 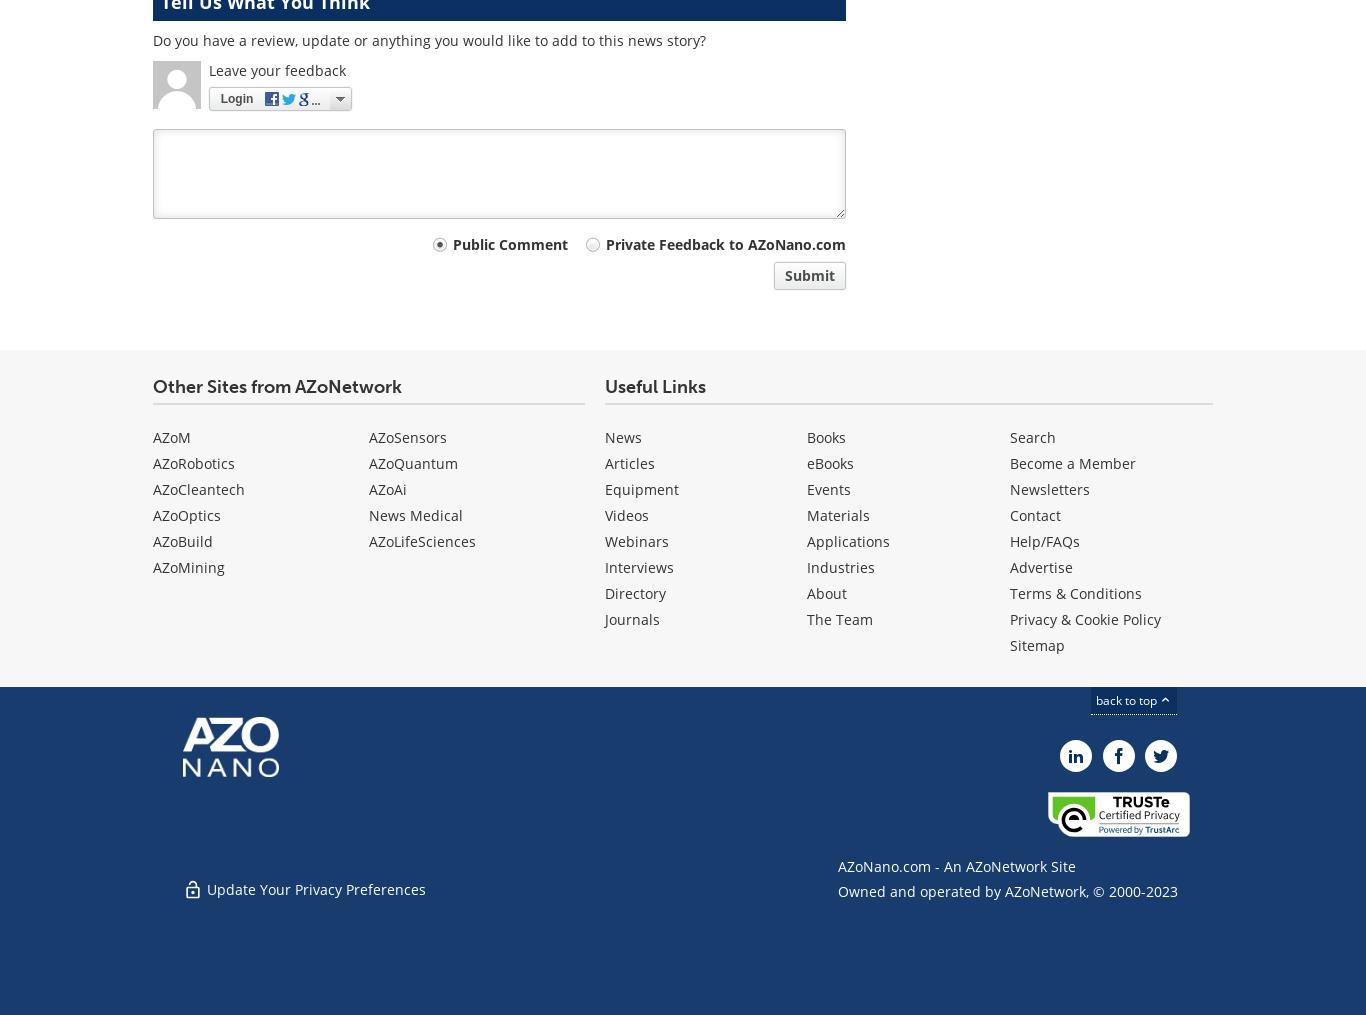 I want to click on 'AZoNano.com - An AZoNetwork Site', so click(x=837, y=865).